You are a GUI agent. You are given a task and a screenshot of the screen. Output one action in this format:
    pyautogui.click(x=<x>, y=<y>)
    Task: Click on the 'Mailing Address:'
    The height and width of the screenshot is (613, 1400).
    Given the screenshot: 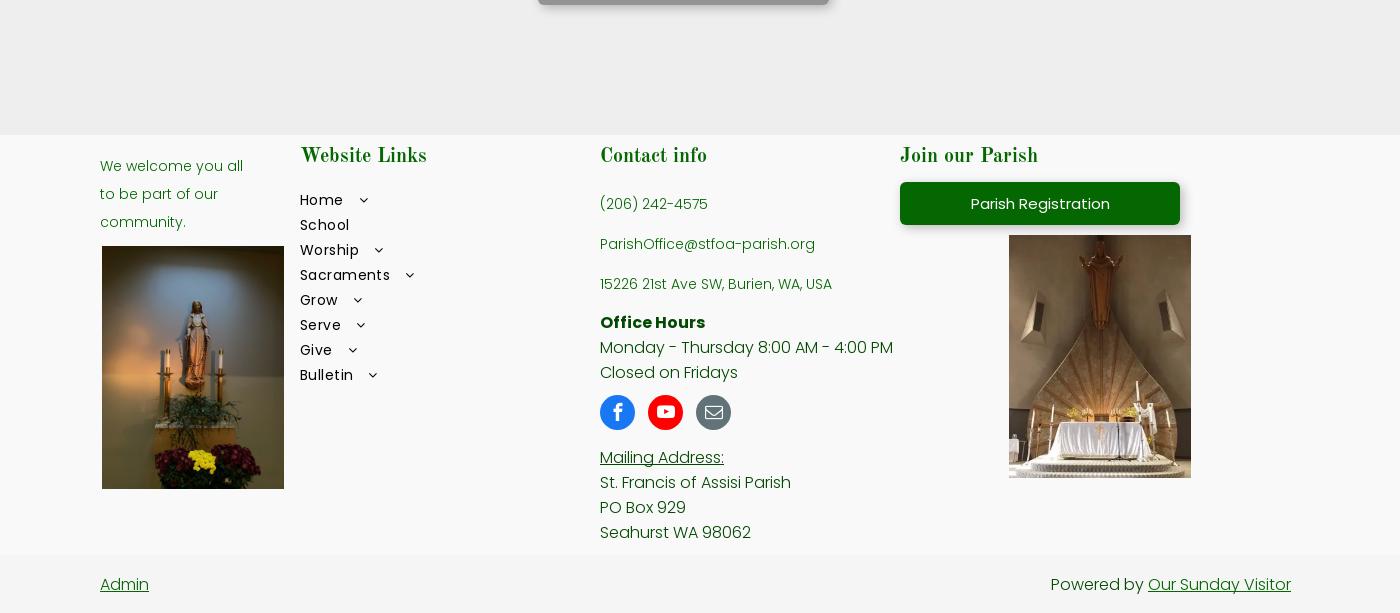 What is the action you would take?
    pyautogui.click(x=662, y=456)
    